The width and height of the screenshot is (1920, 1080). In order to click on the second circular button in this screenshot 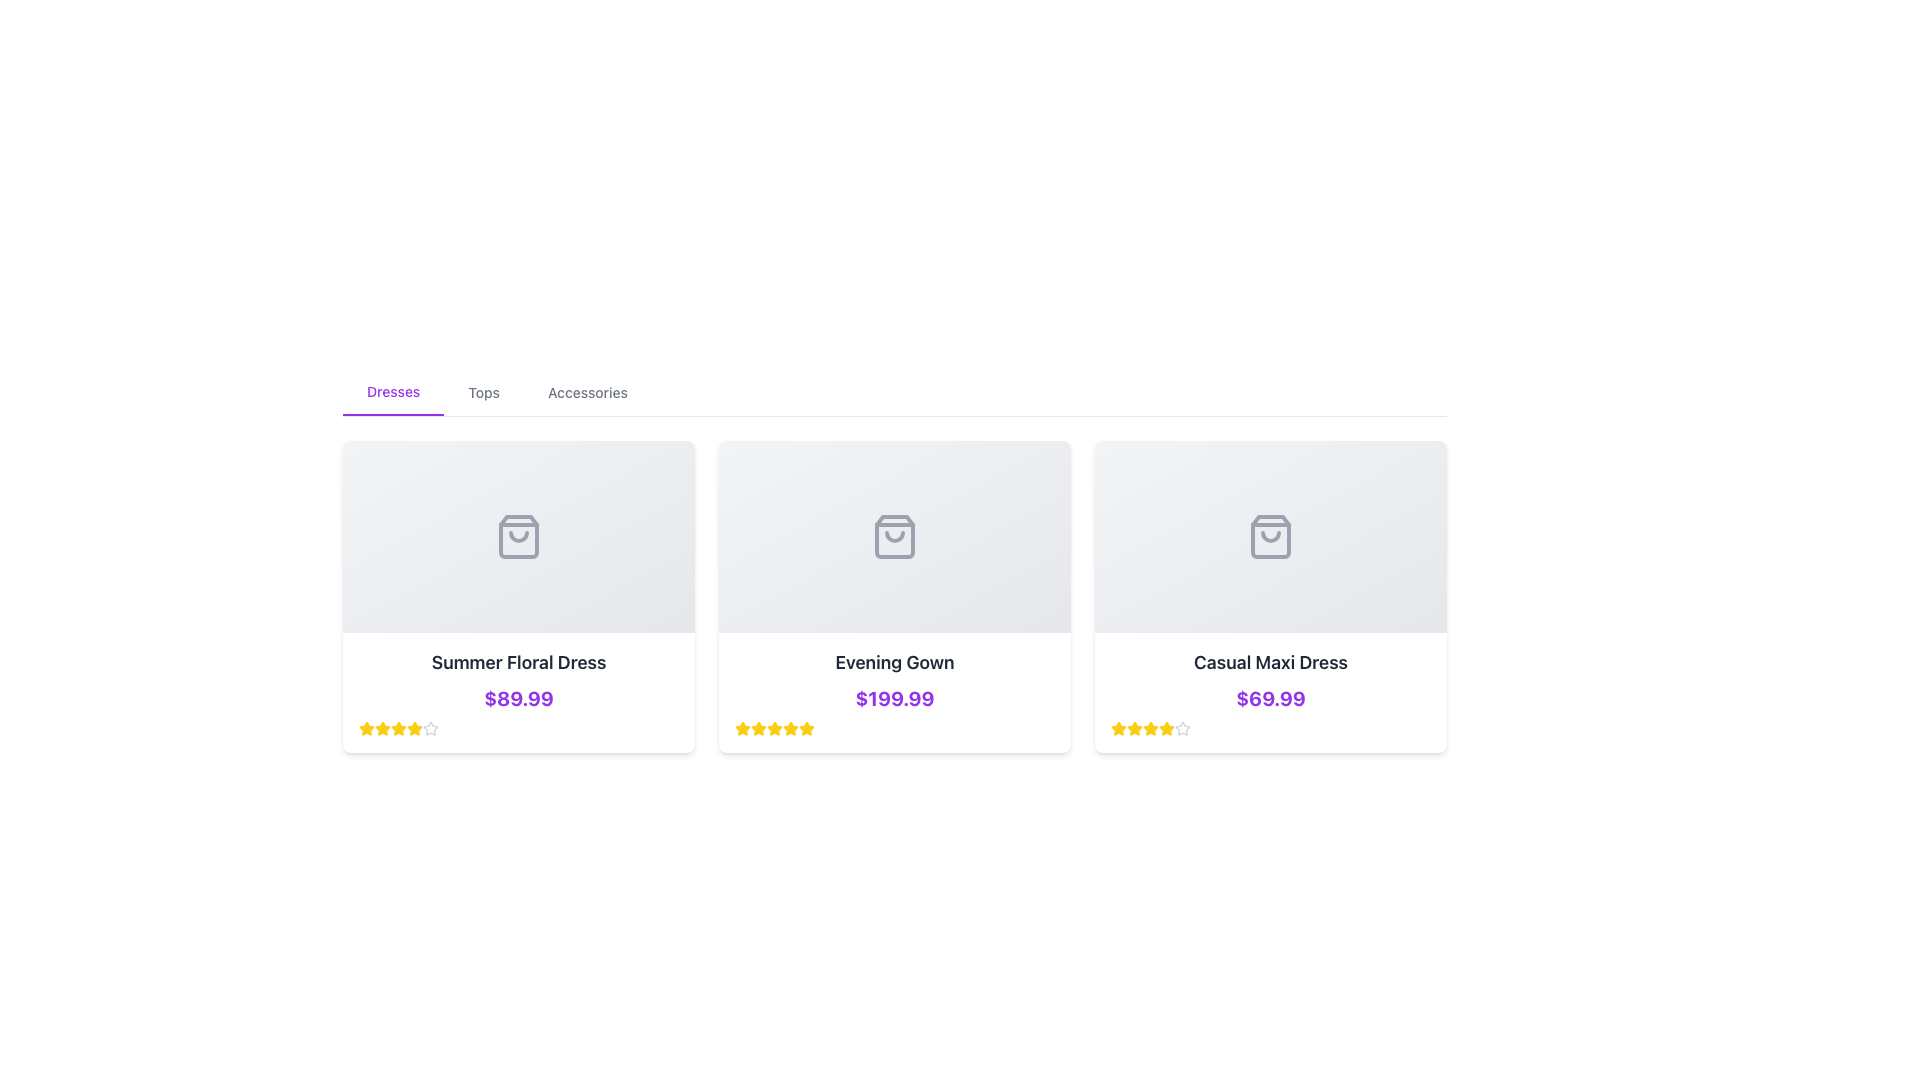, I will do `click(1296, 596)`.